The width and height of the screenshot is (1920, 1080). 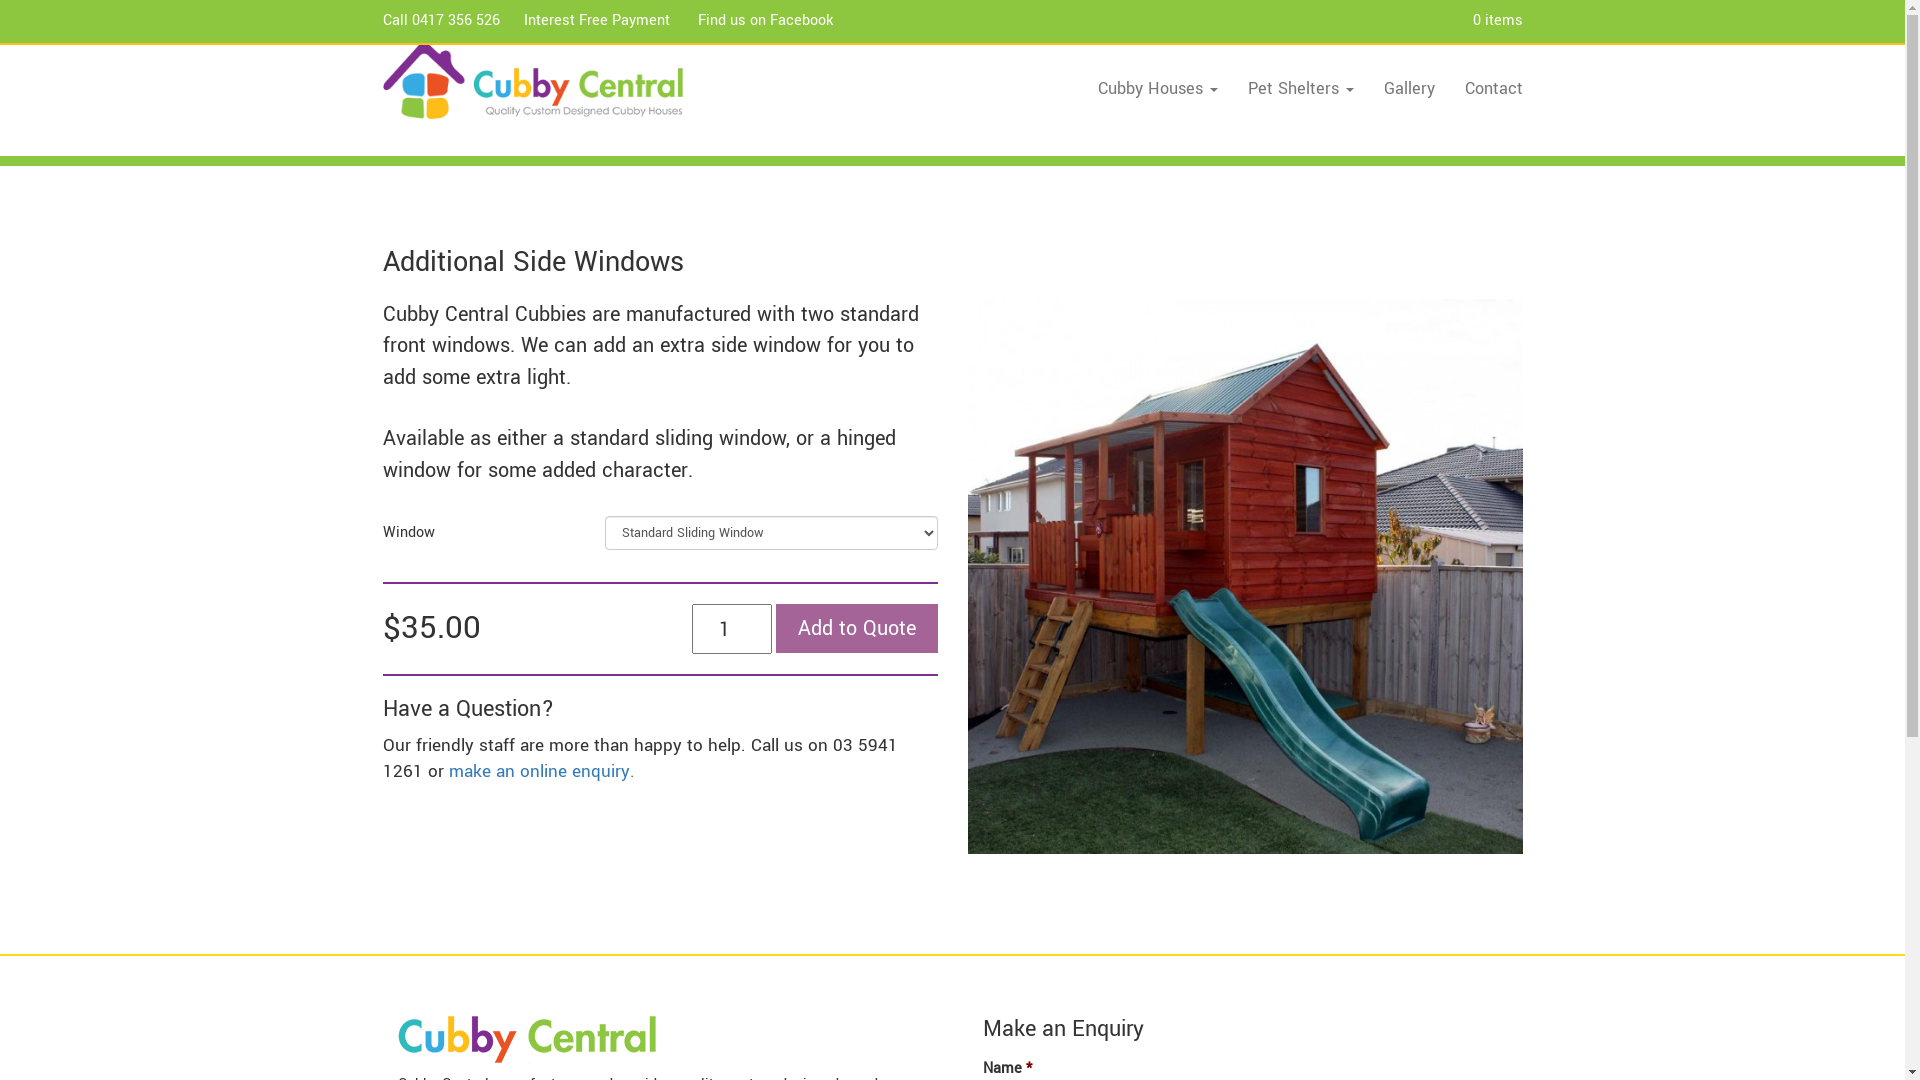 I want to click on 'Find us on Facebook', so click(x=764, y=20).